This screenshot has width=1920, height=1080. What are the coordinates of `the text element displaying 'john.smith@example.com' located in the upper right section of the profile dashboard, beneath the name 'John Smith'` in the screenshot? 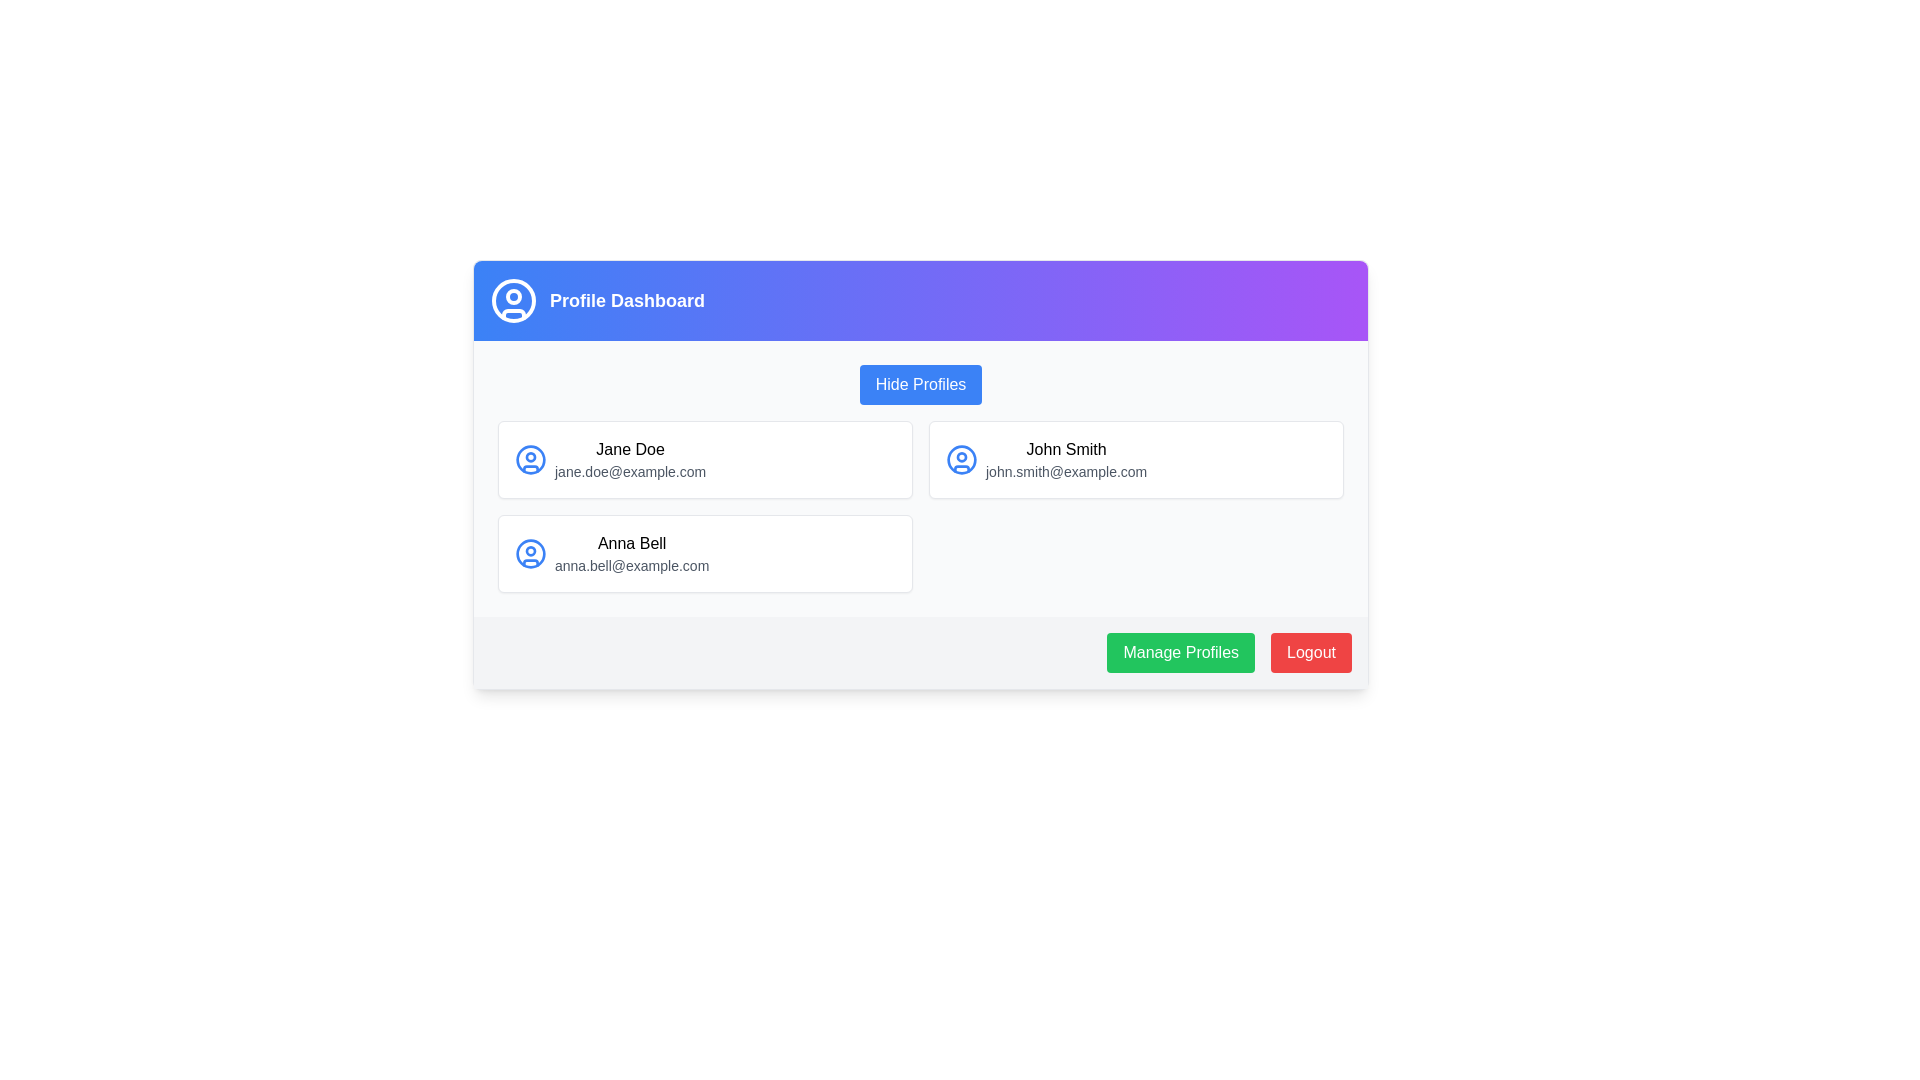 It's located at (1065, 471).